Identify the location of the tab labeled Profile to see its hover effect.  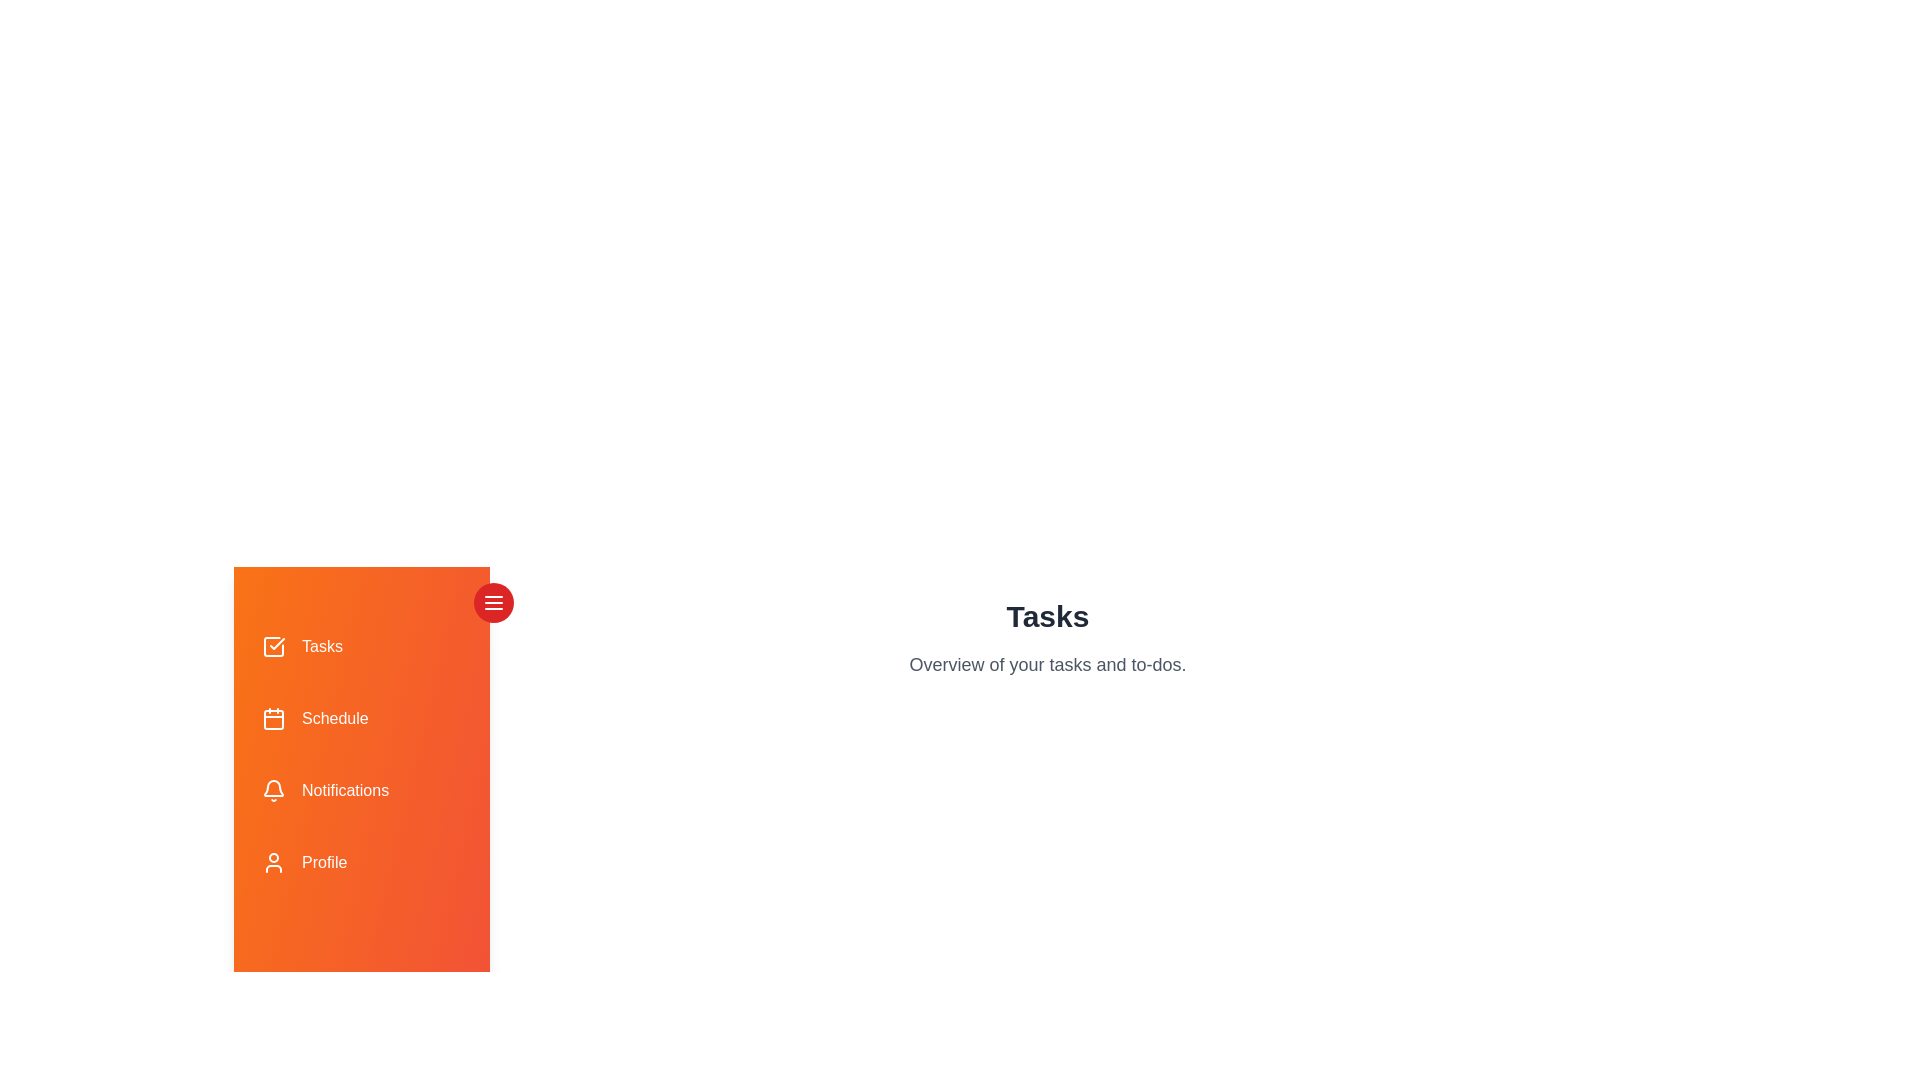
(361, 862).